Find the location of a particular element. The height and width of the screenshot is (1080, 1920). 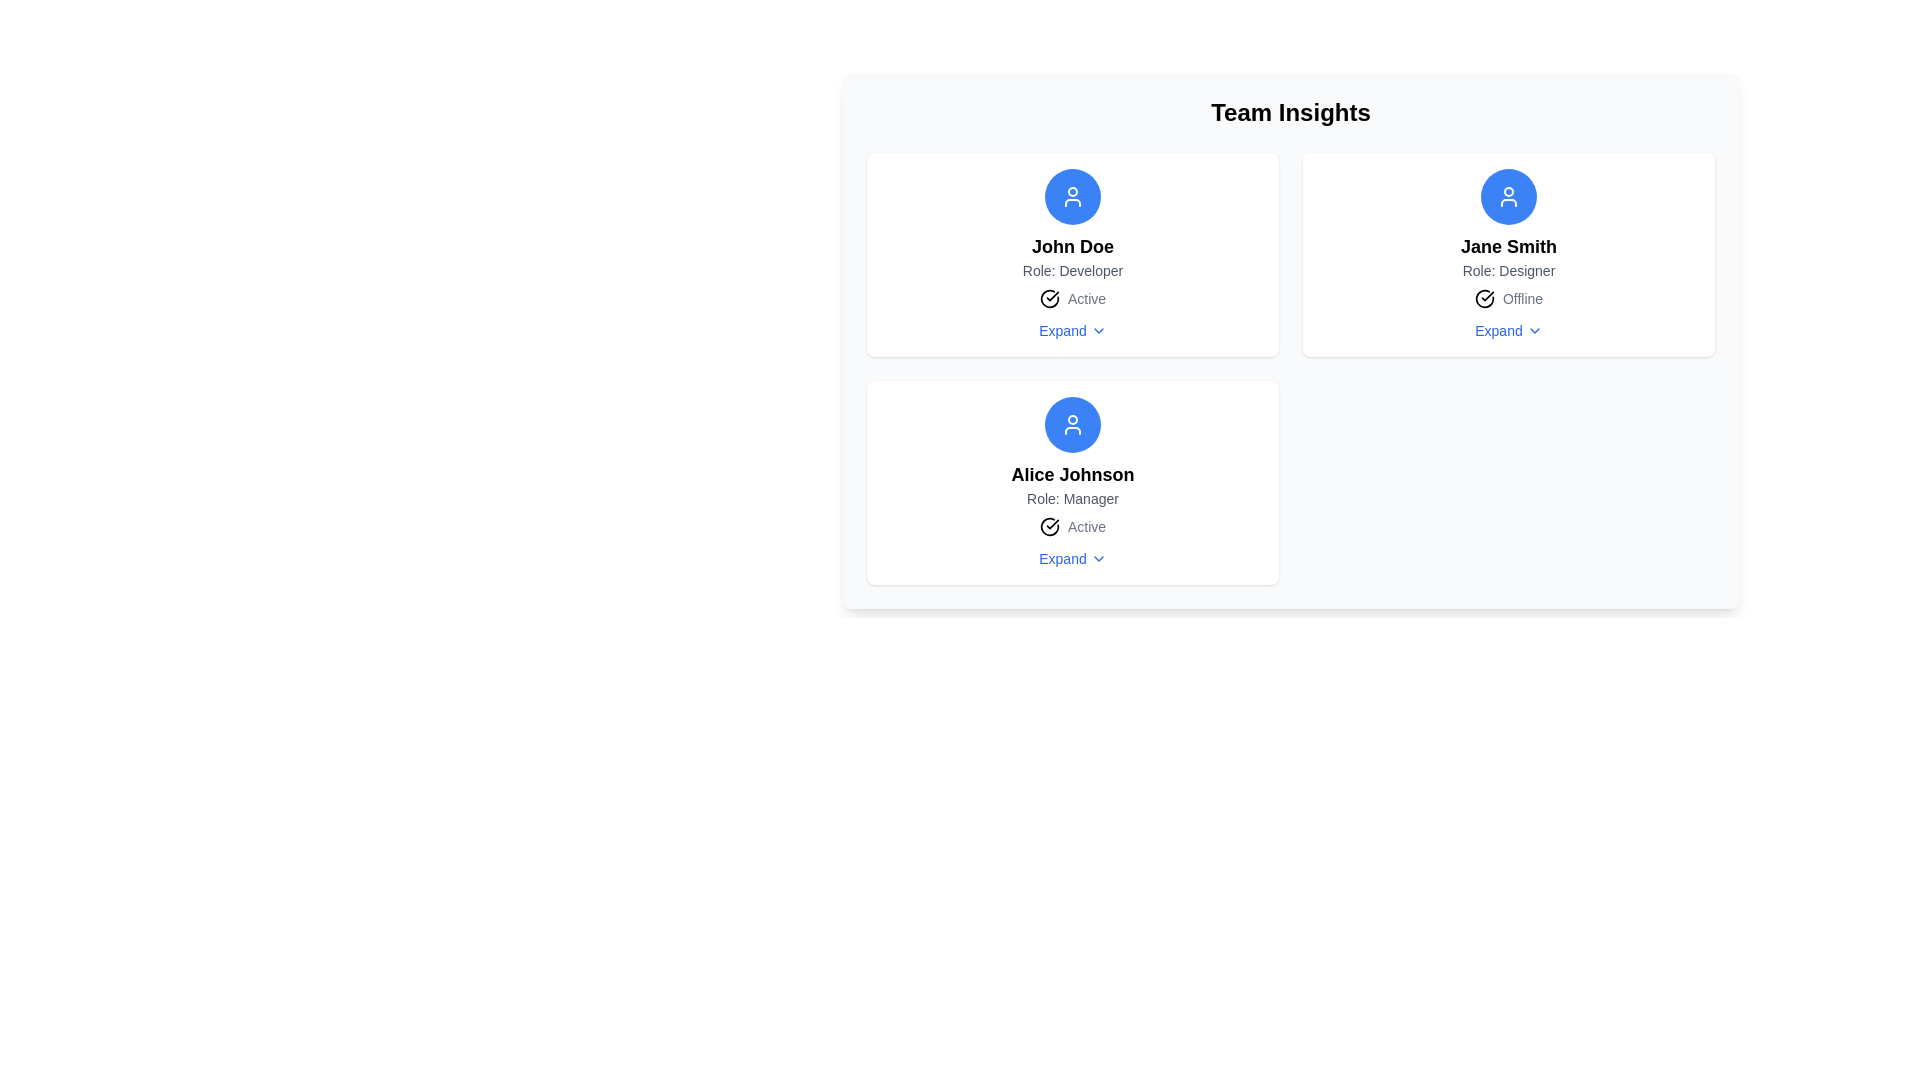

the Profile card displaying user details, located in the second column of the grid layout is located at coordinates (1508, 253).